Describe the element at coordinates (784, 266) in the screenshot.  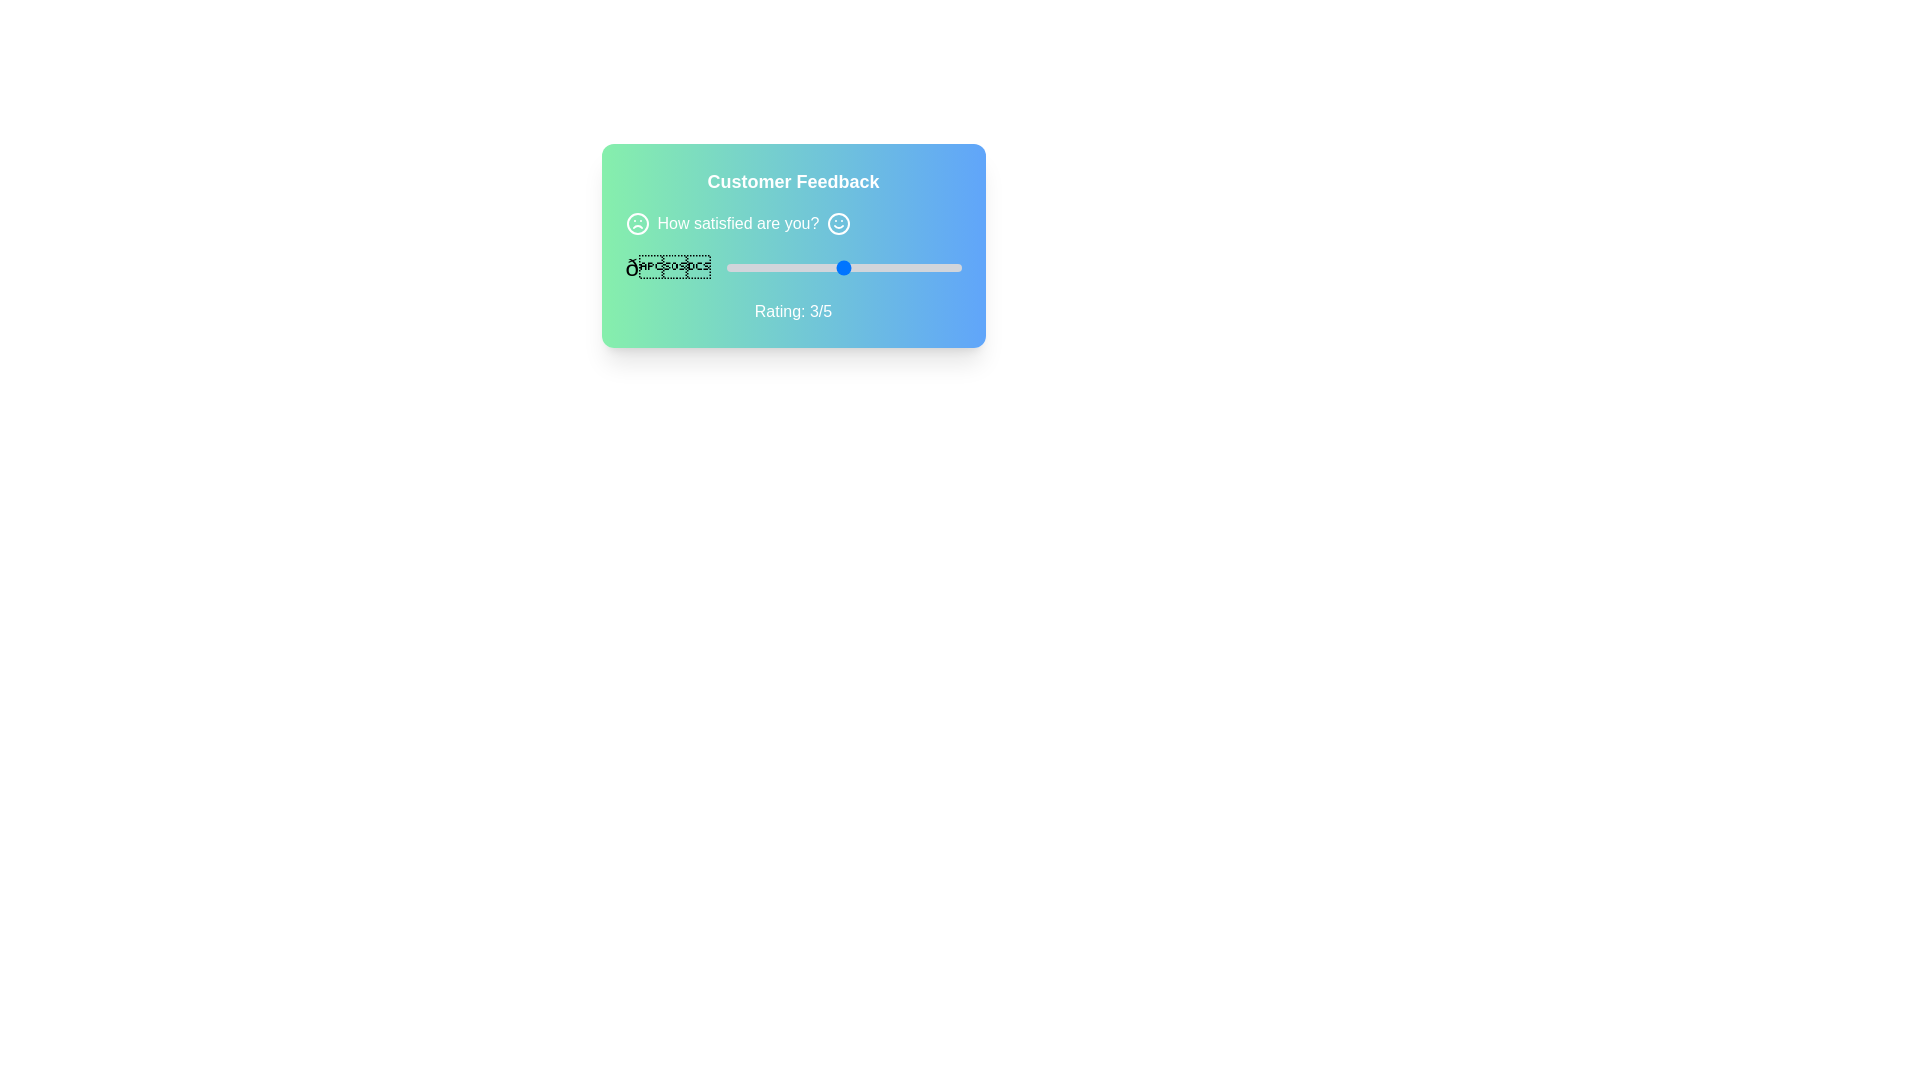
I see `the slider value` at that location.